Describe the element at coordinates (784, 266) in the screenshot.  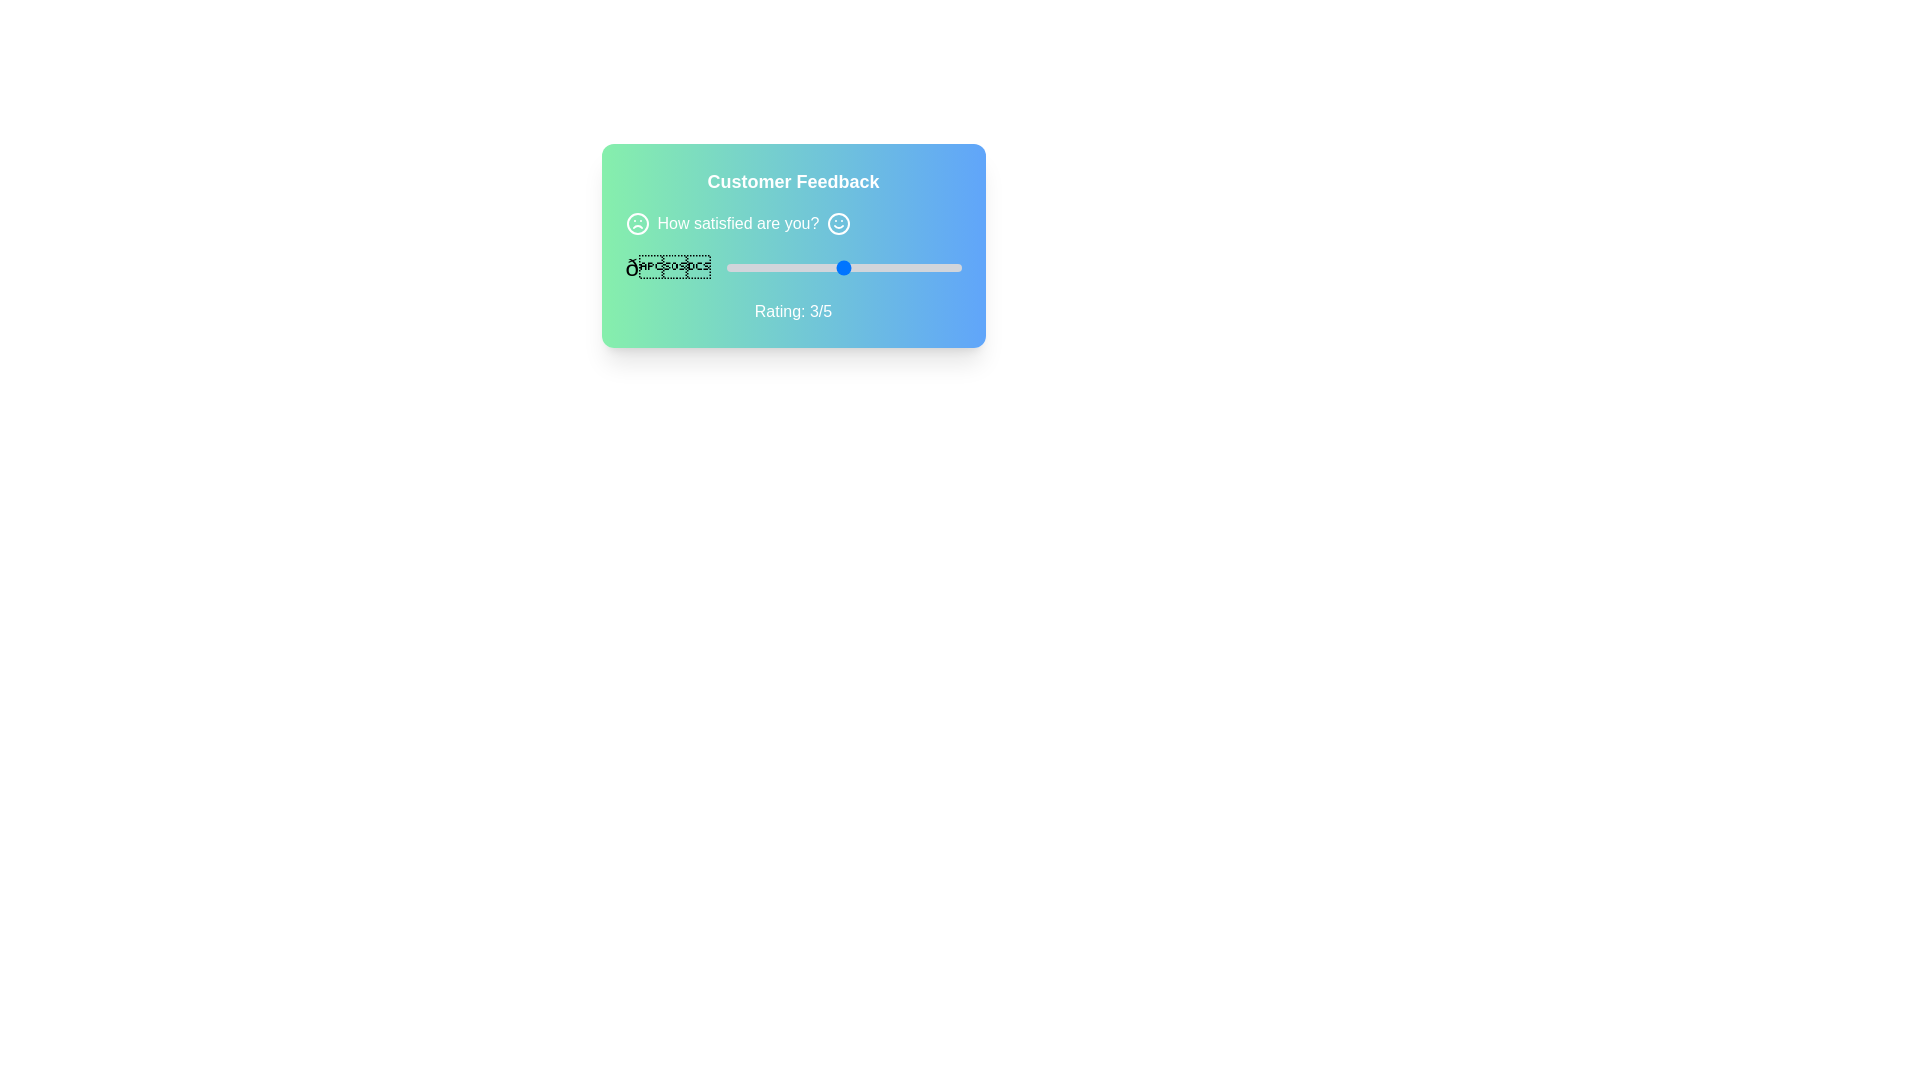
I see `the slider value` at that location.